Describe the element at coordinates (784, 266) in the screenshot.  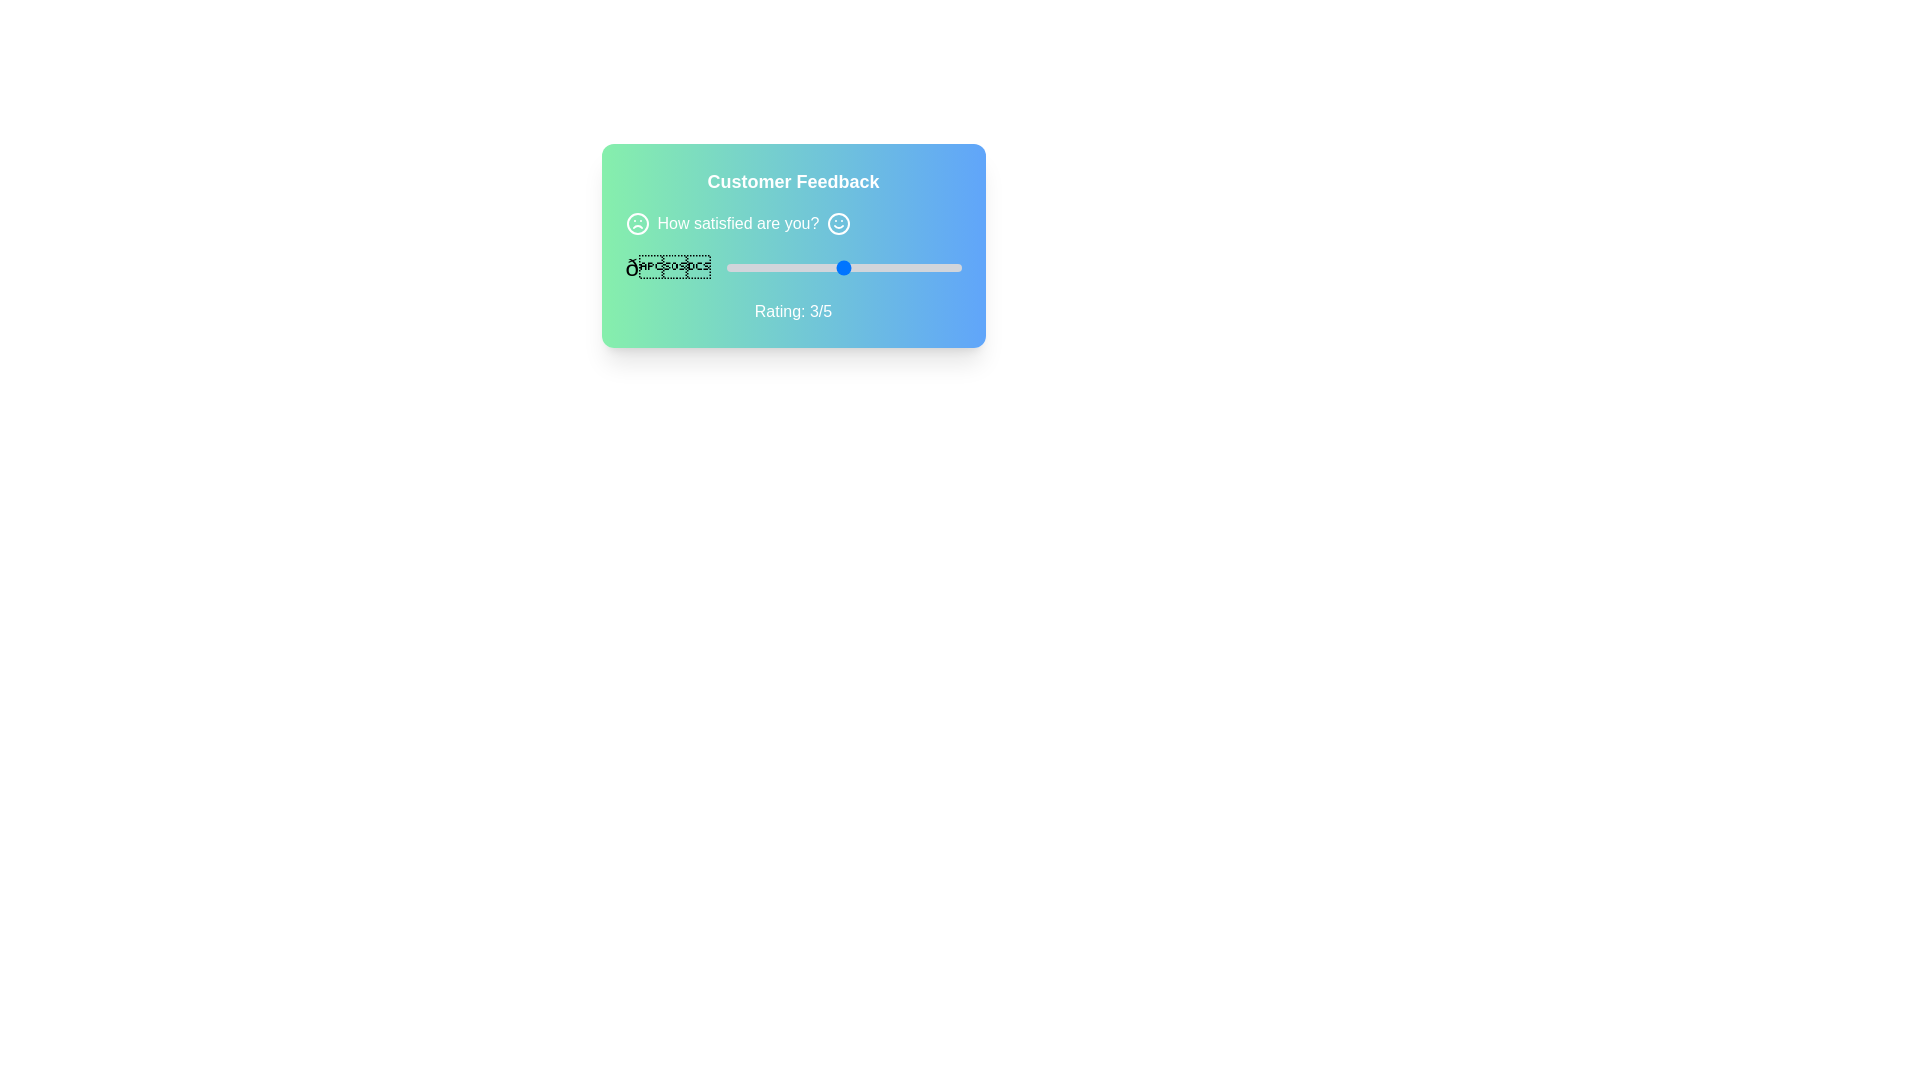
I see `the slider value` at that location.